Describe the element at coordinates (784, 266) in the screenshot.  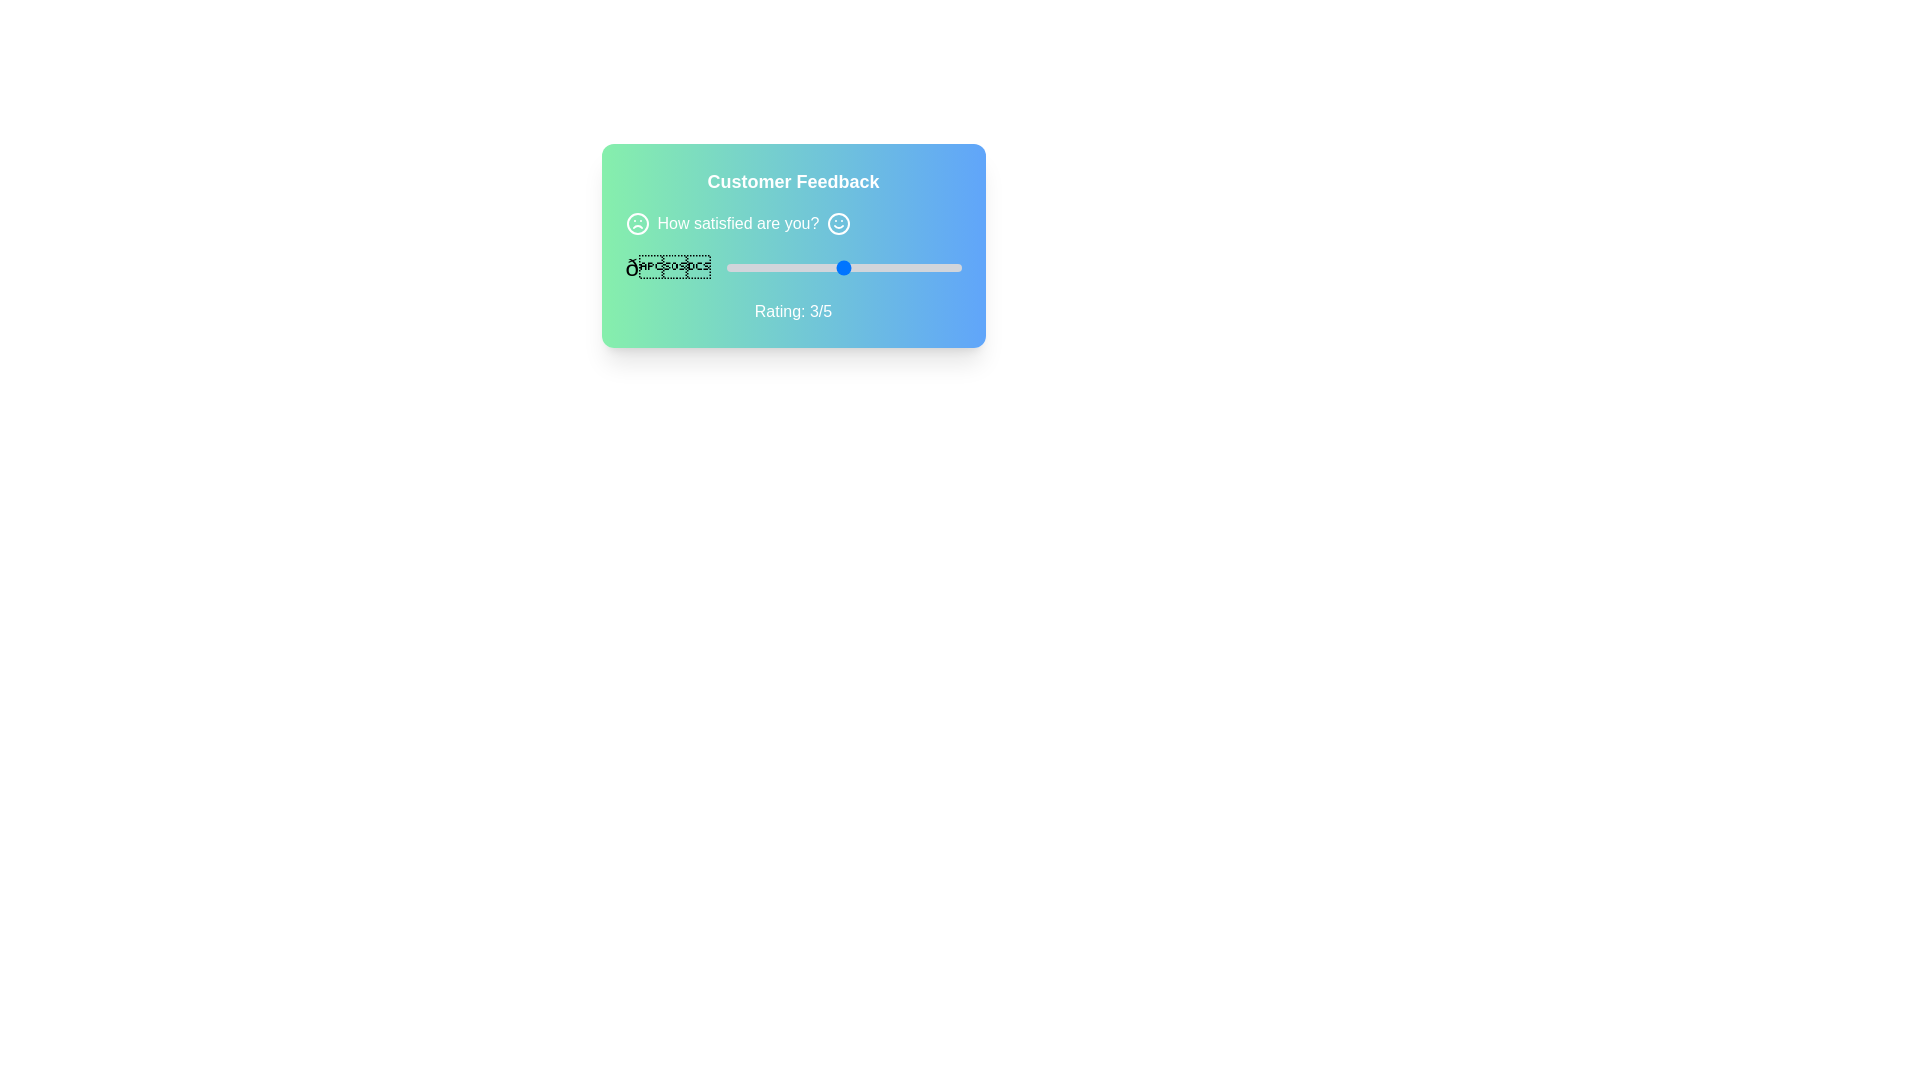
I see `the slider value` at that location.